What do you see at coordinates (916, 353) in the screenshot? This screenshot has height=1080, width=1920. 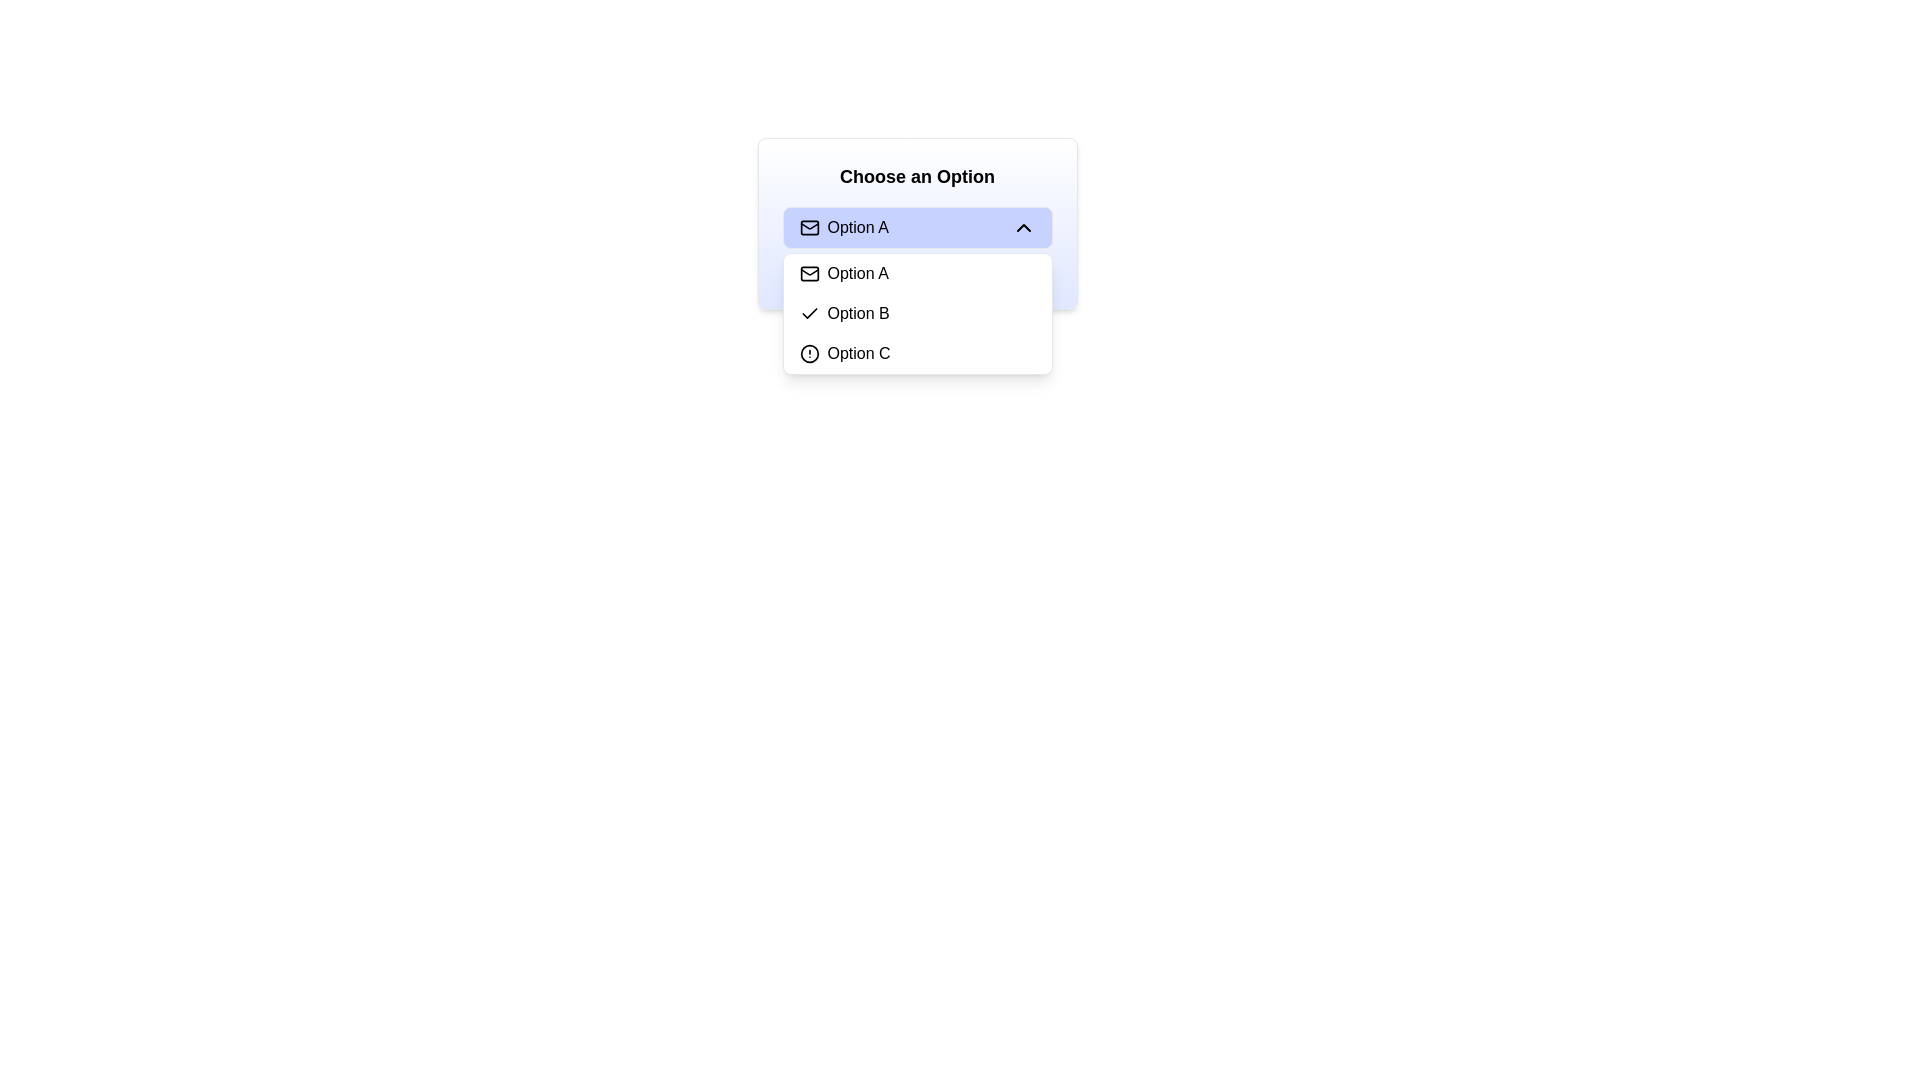 I see `the dropdown menu option labeled 'Option C', which is the third entry in the dropdown under 'Choose an Option'` at bounding box center [916, 353].